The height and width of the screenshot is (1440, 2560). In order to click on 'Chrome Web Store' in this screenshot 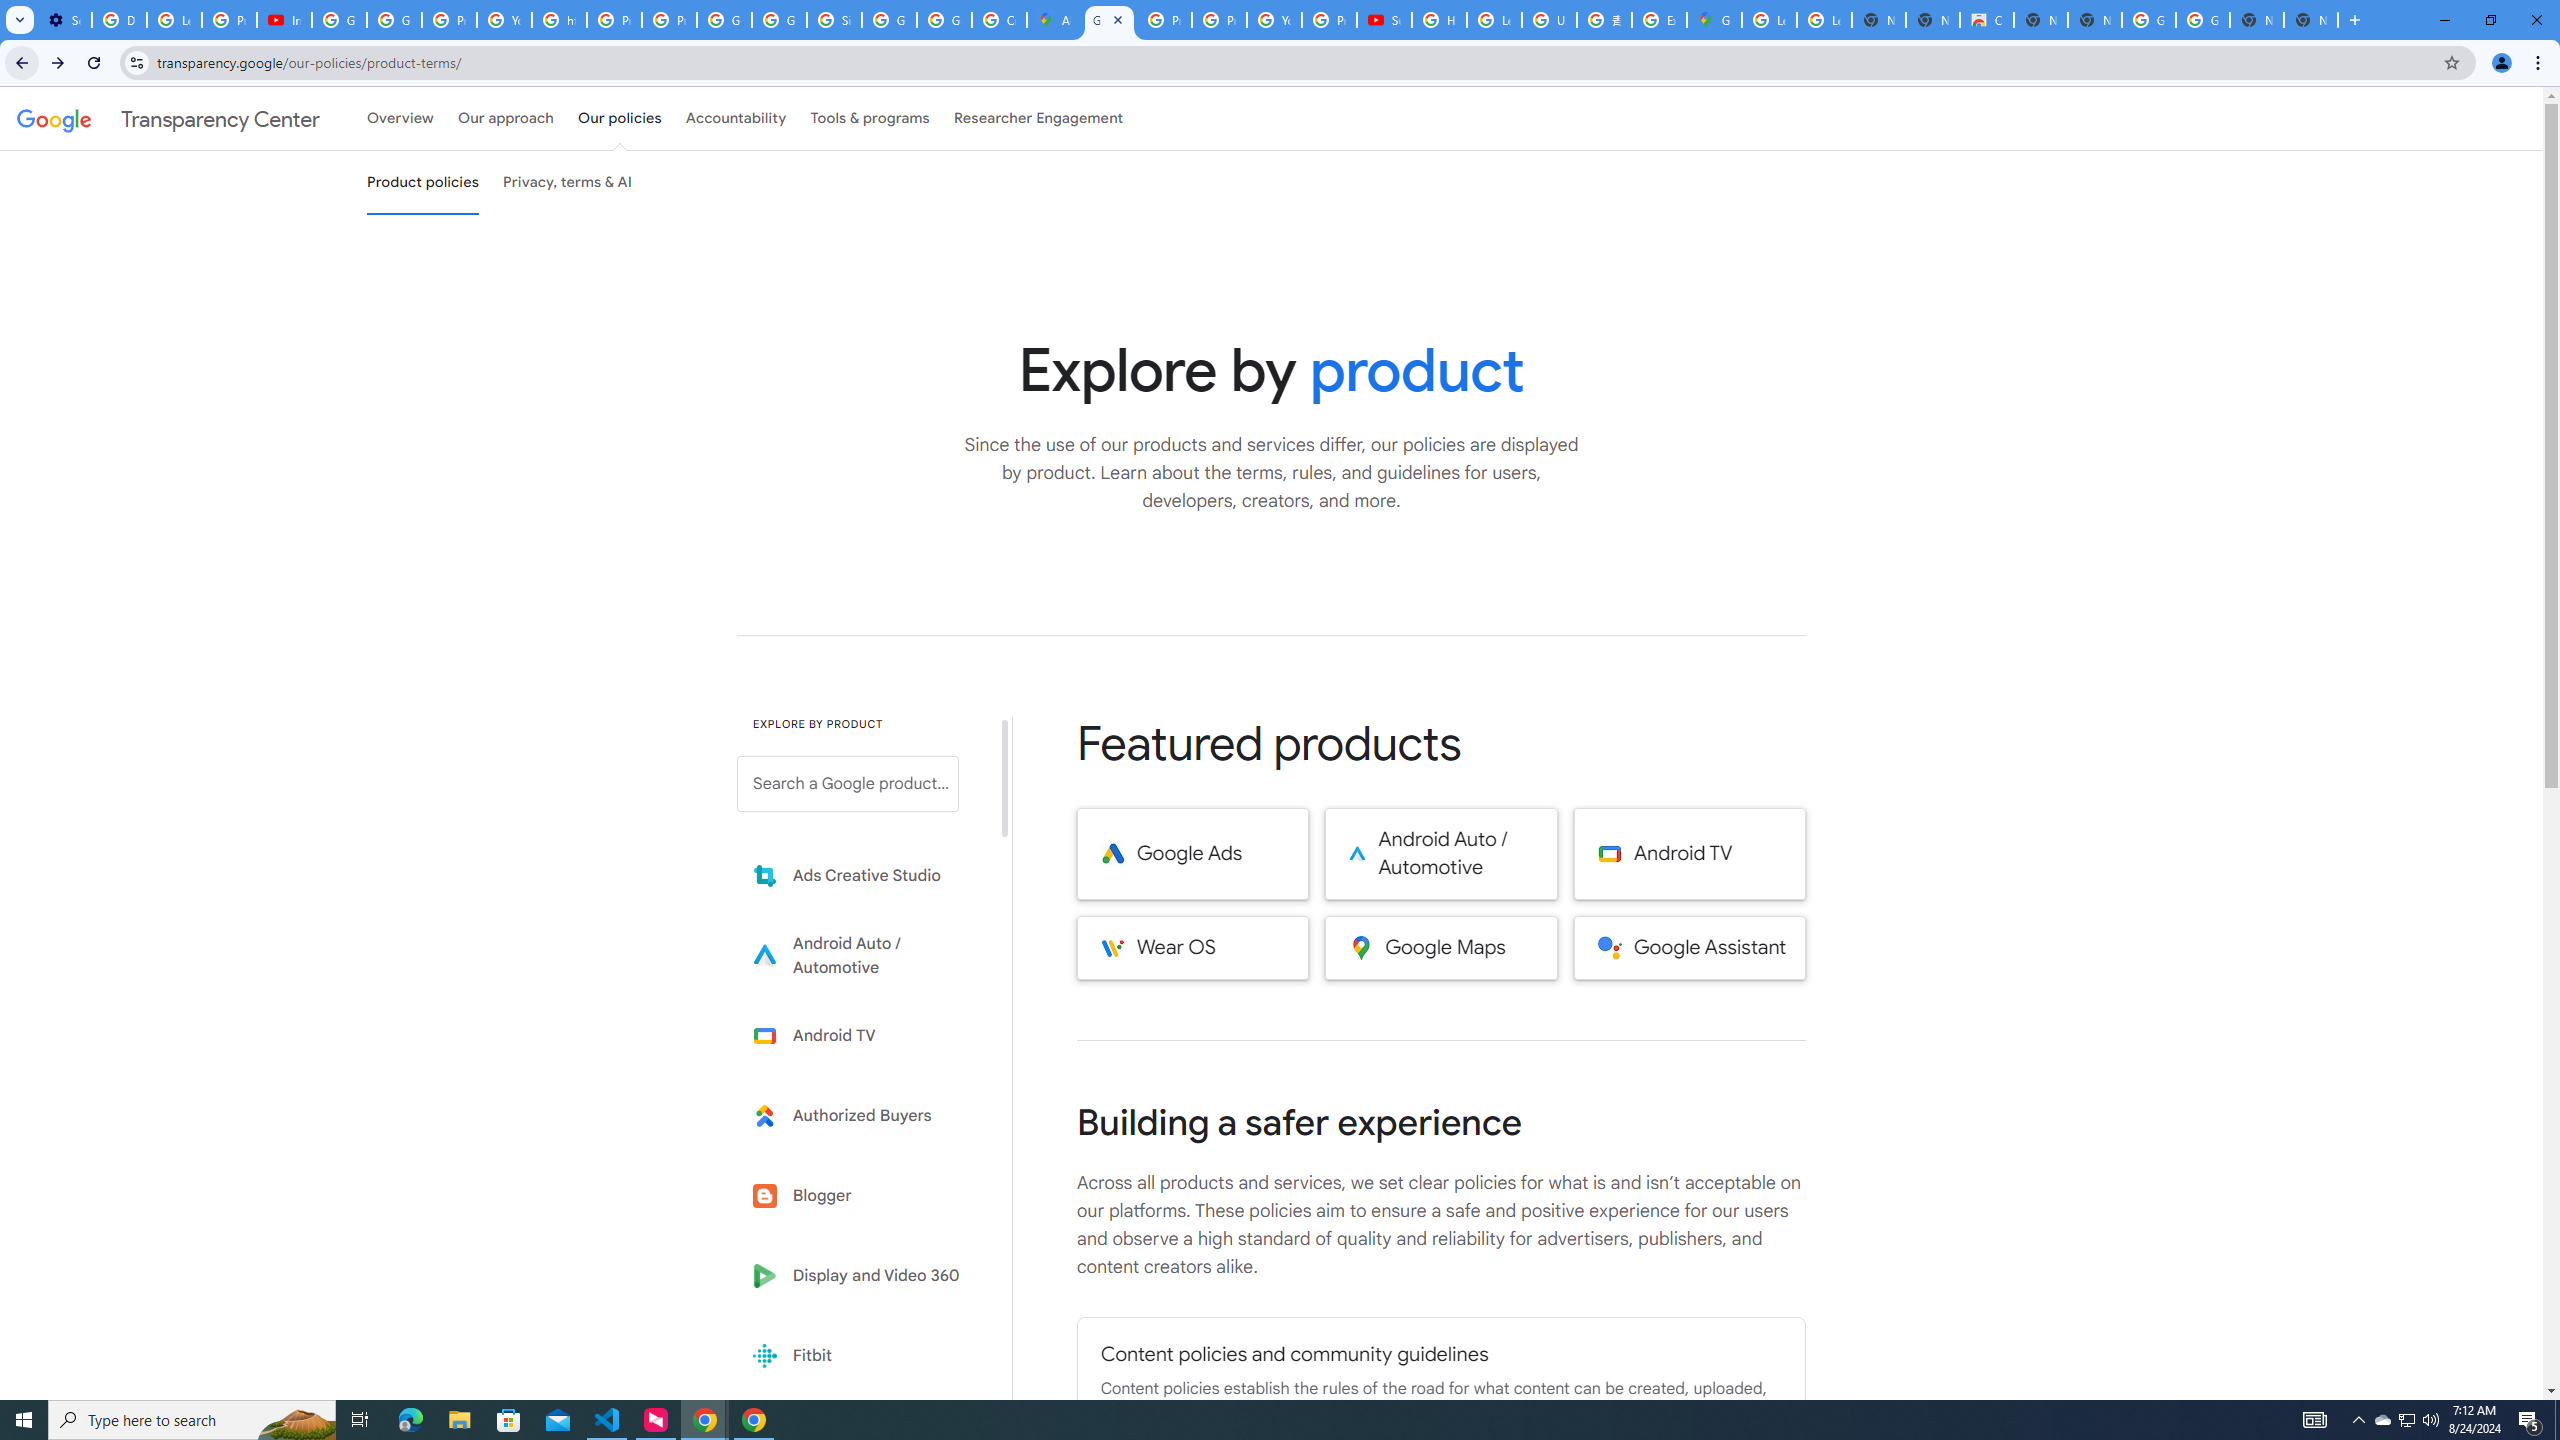, I will do `click(1985, 19)`.